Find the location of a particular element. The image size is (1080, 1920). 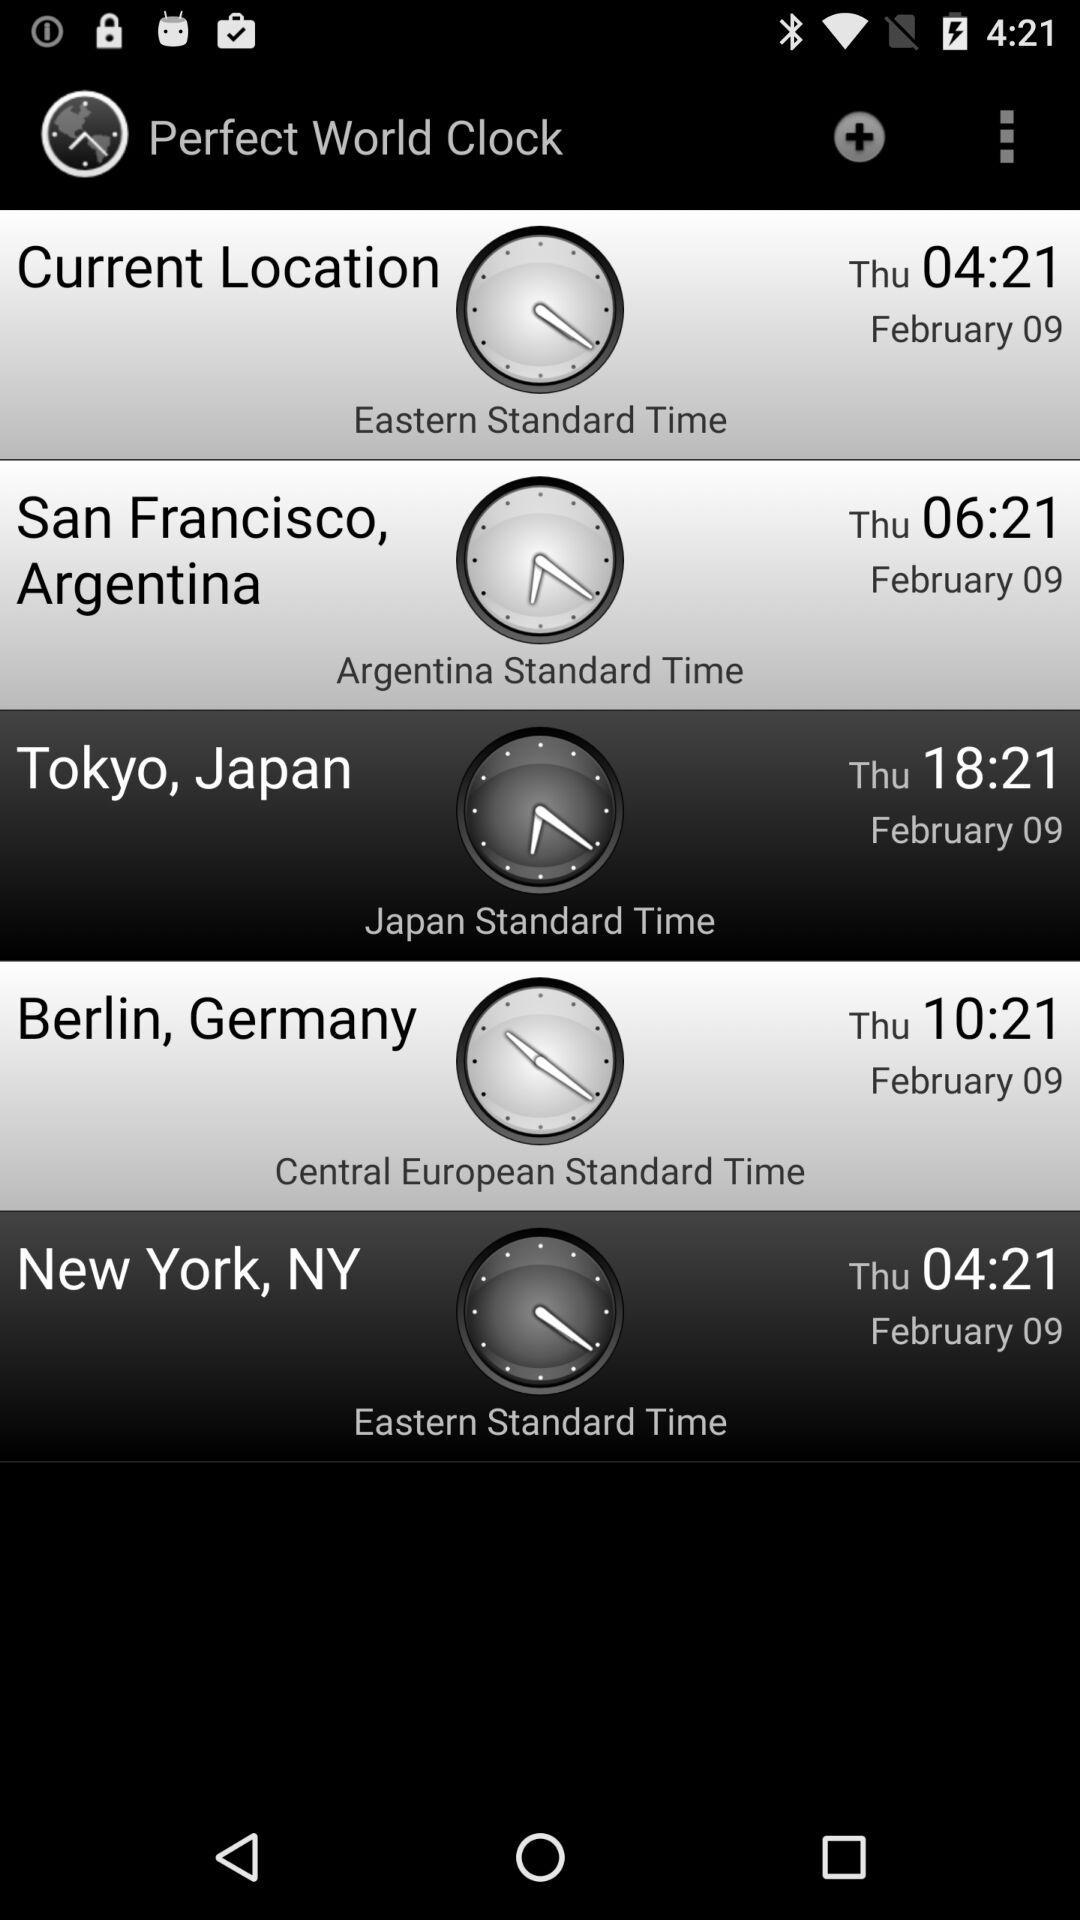

current location is located at coordinates (234, 263).